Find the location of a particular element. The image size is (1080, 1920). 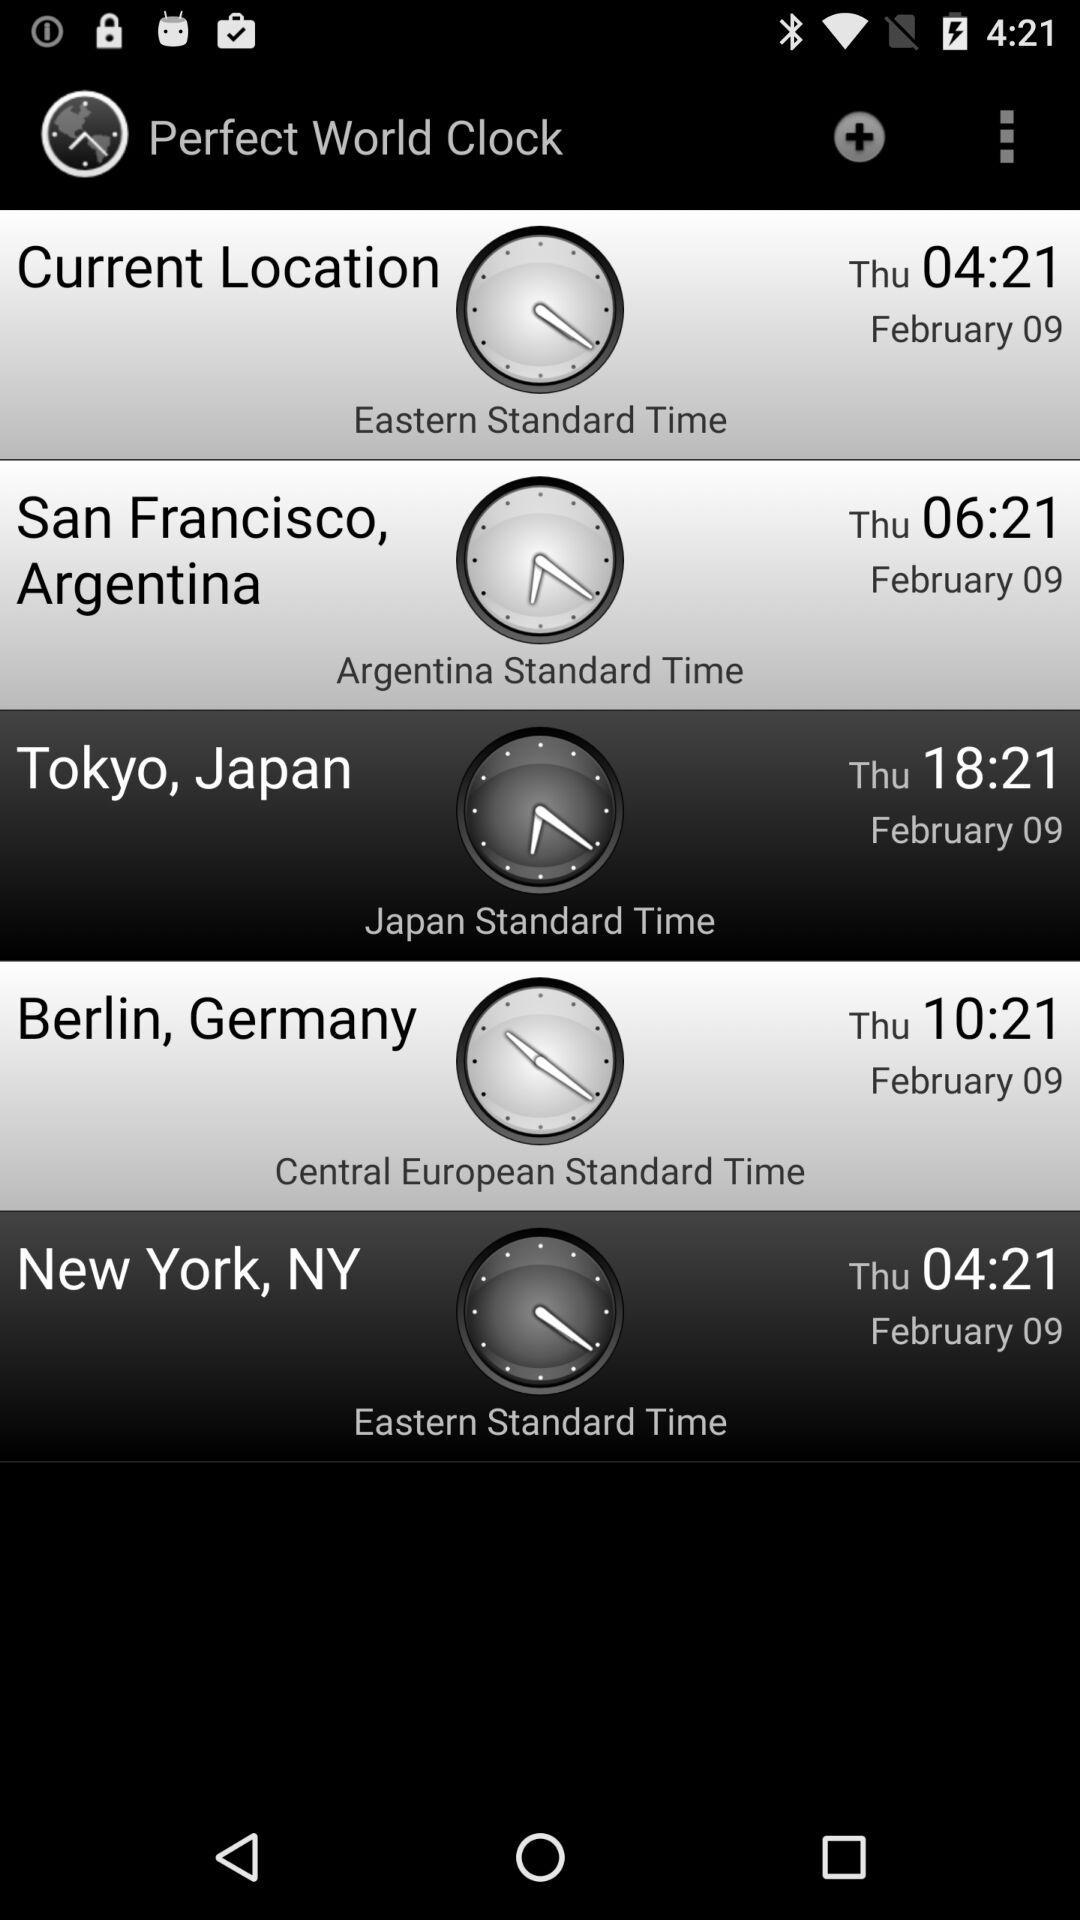

current location is located at coordinates (234, 263).